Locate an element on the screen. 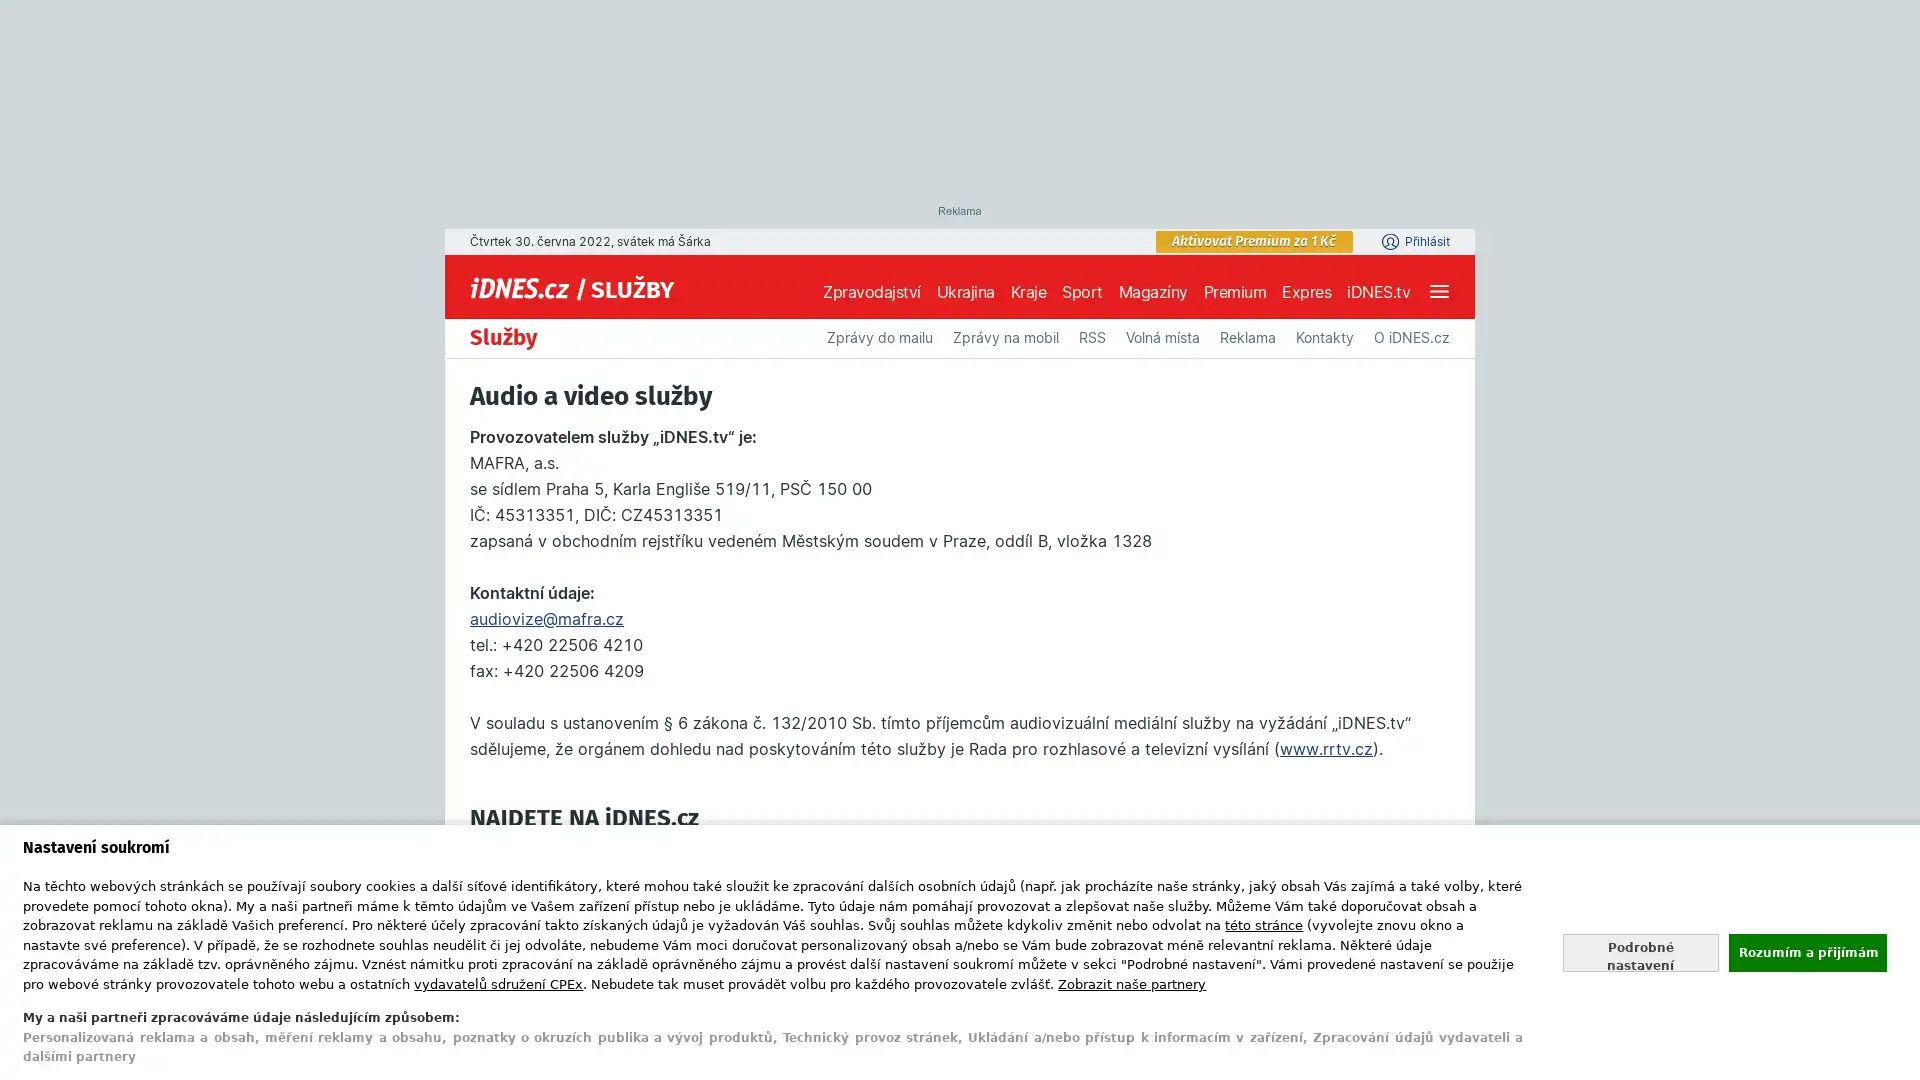  Nastavte sve souhlasy is located at coordinates (1640, 951).